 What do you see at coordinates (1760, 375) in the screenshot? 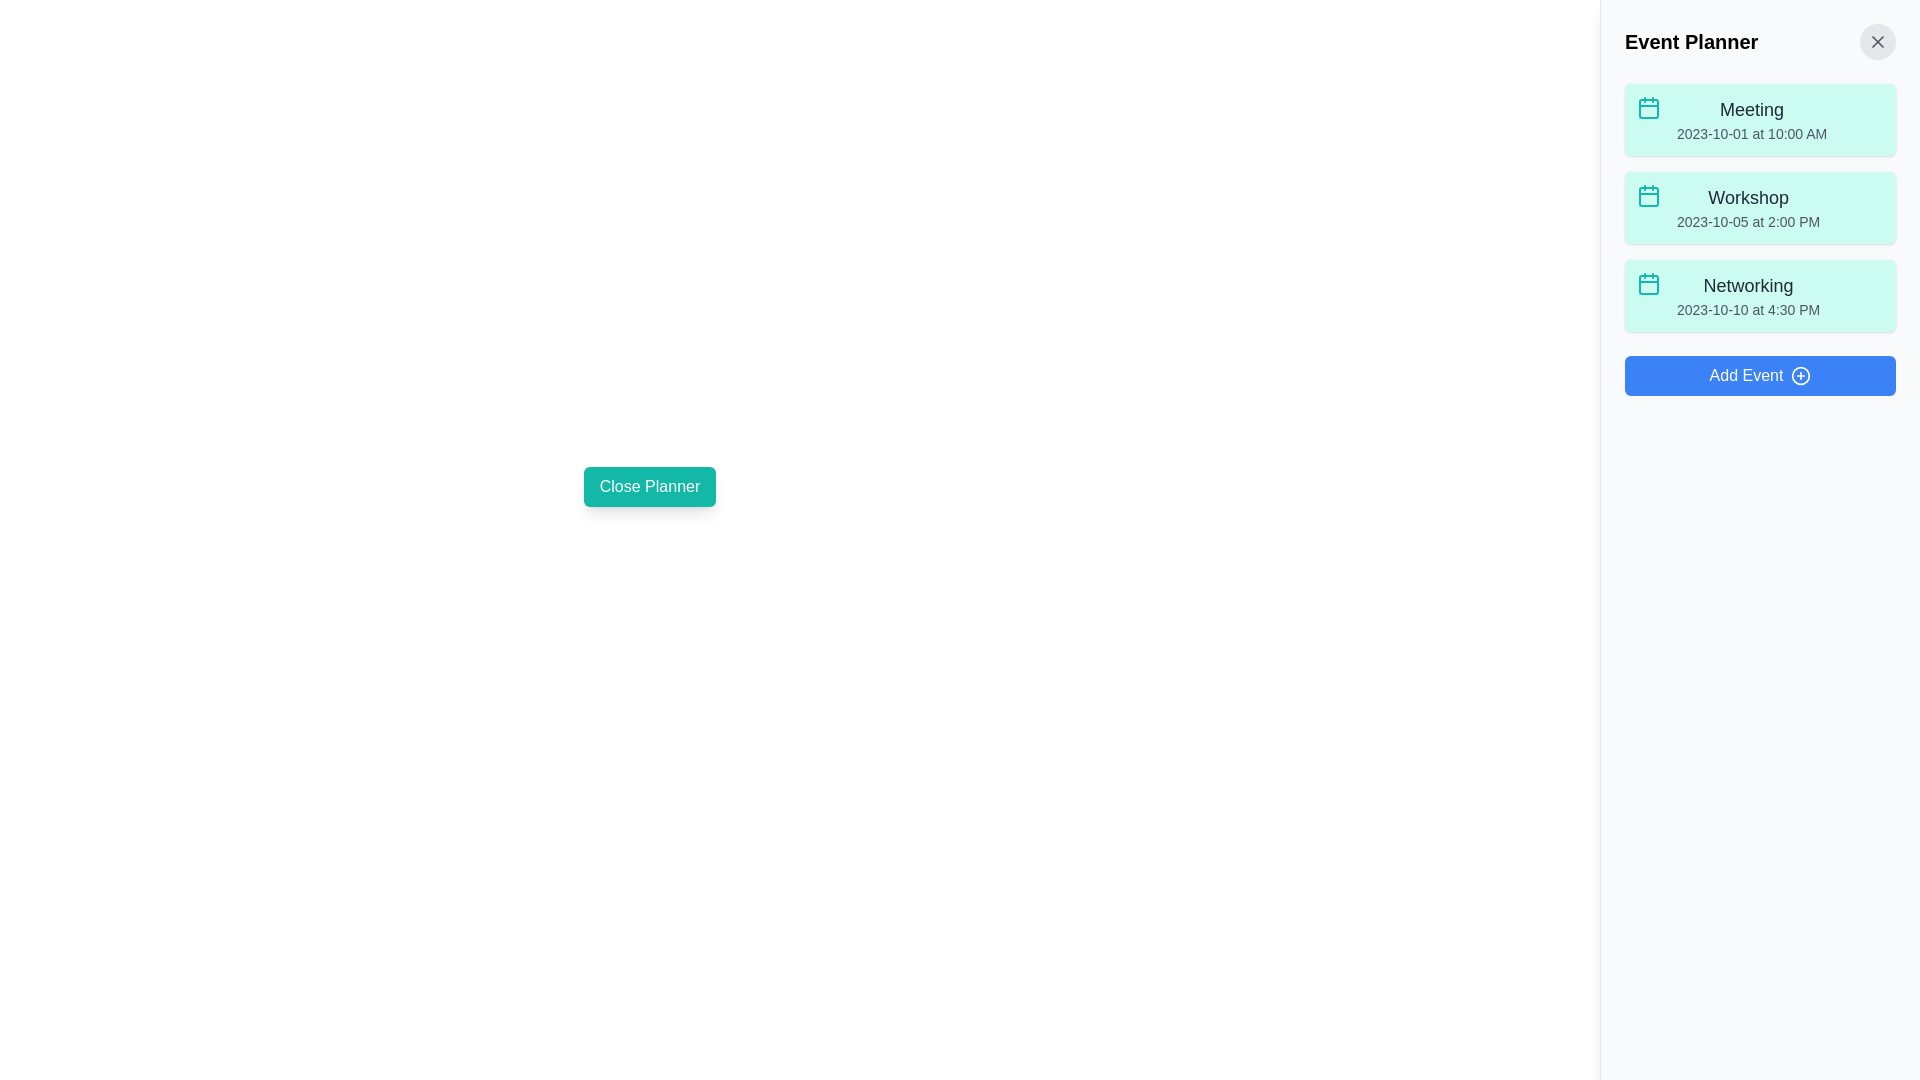
I see `the 'Add Event' button, which is a rectangular button with a blue background and white text, located at the bottom of the right-hand side panel labeled 'Event Planner'` at bounding box center [1760, 375].